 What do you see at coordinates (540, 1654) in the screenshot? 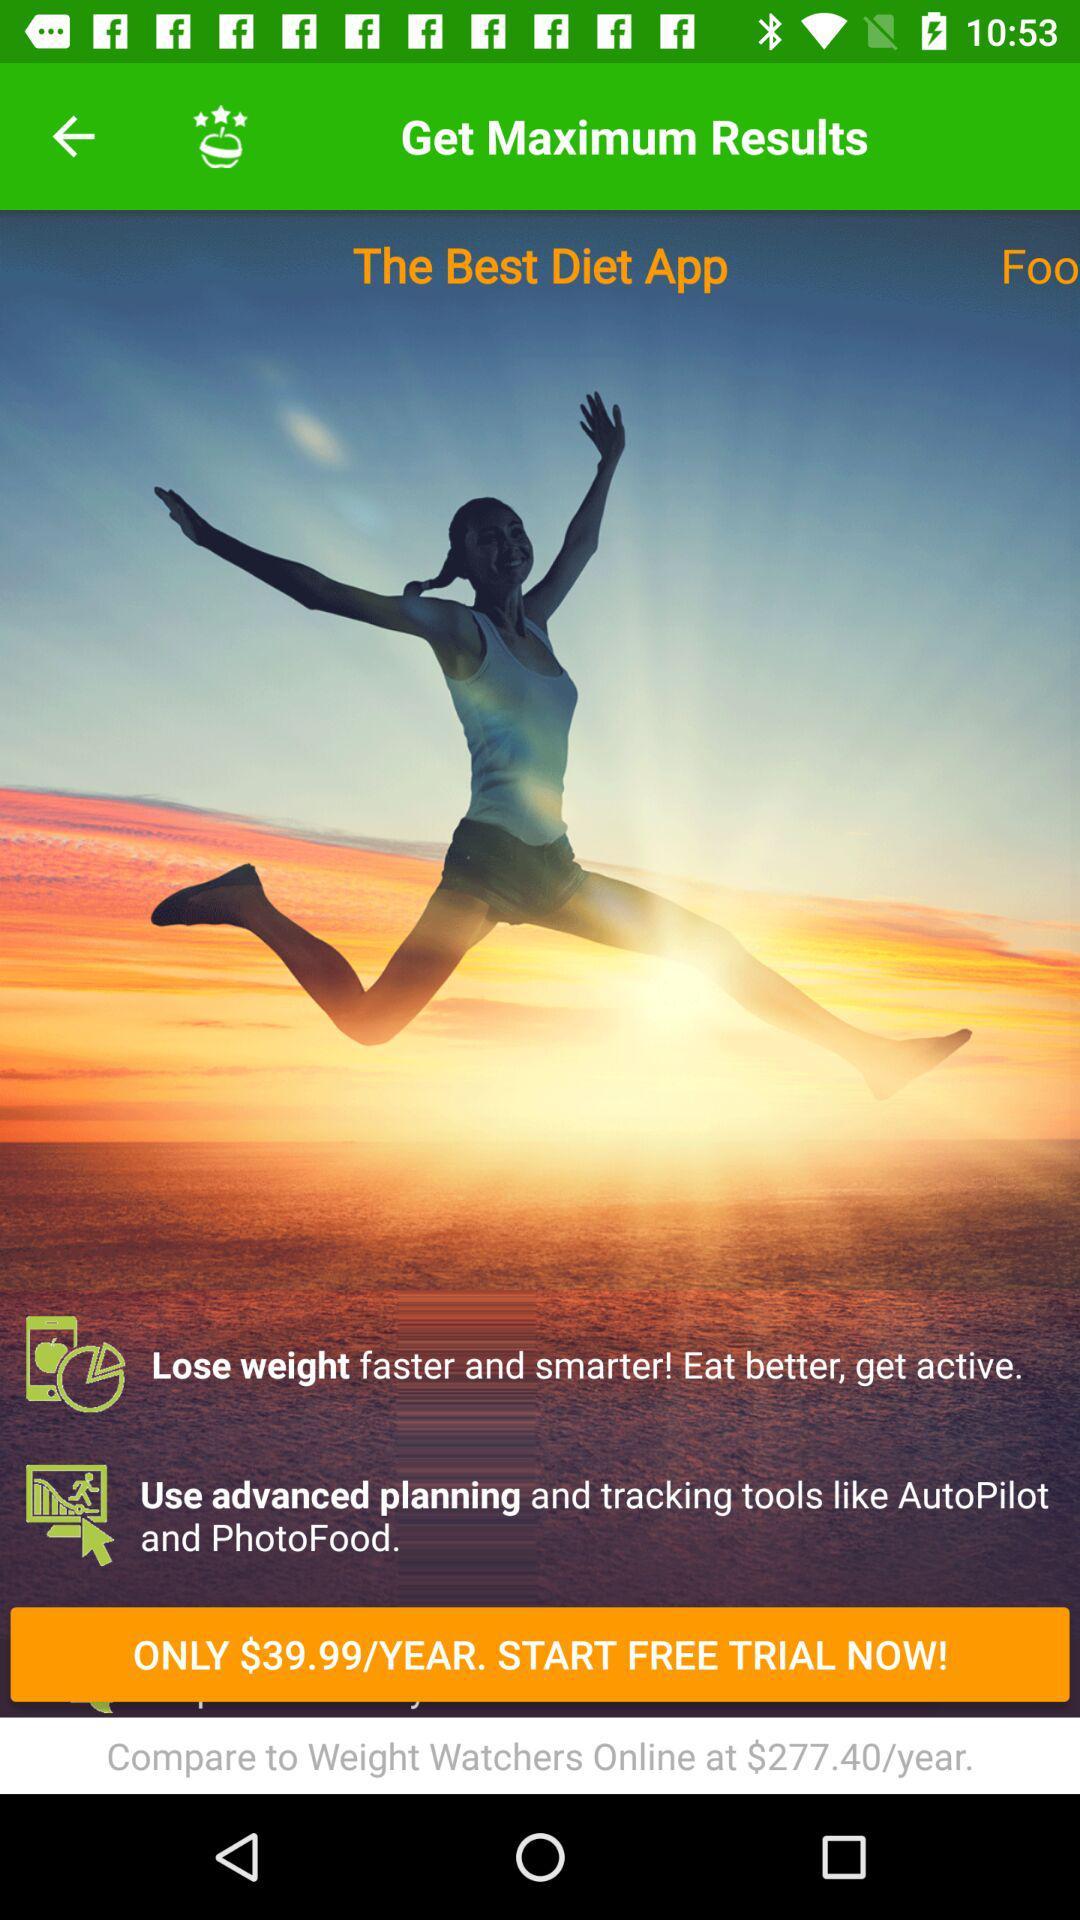
I see `the item above the compare to weight` at bounding box center [540, 1654].